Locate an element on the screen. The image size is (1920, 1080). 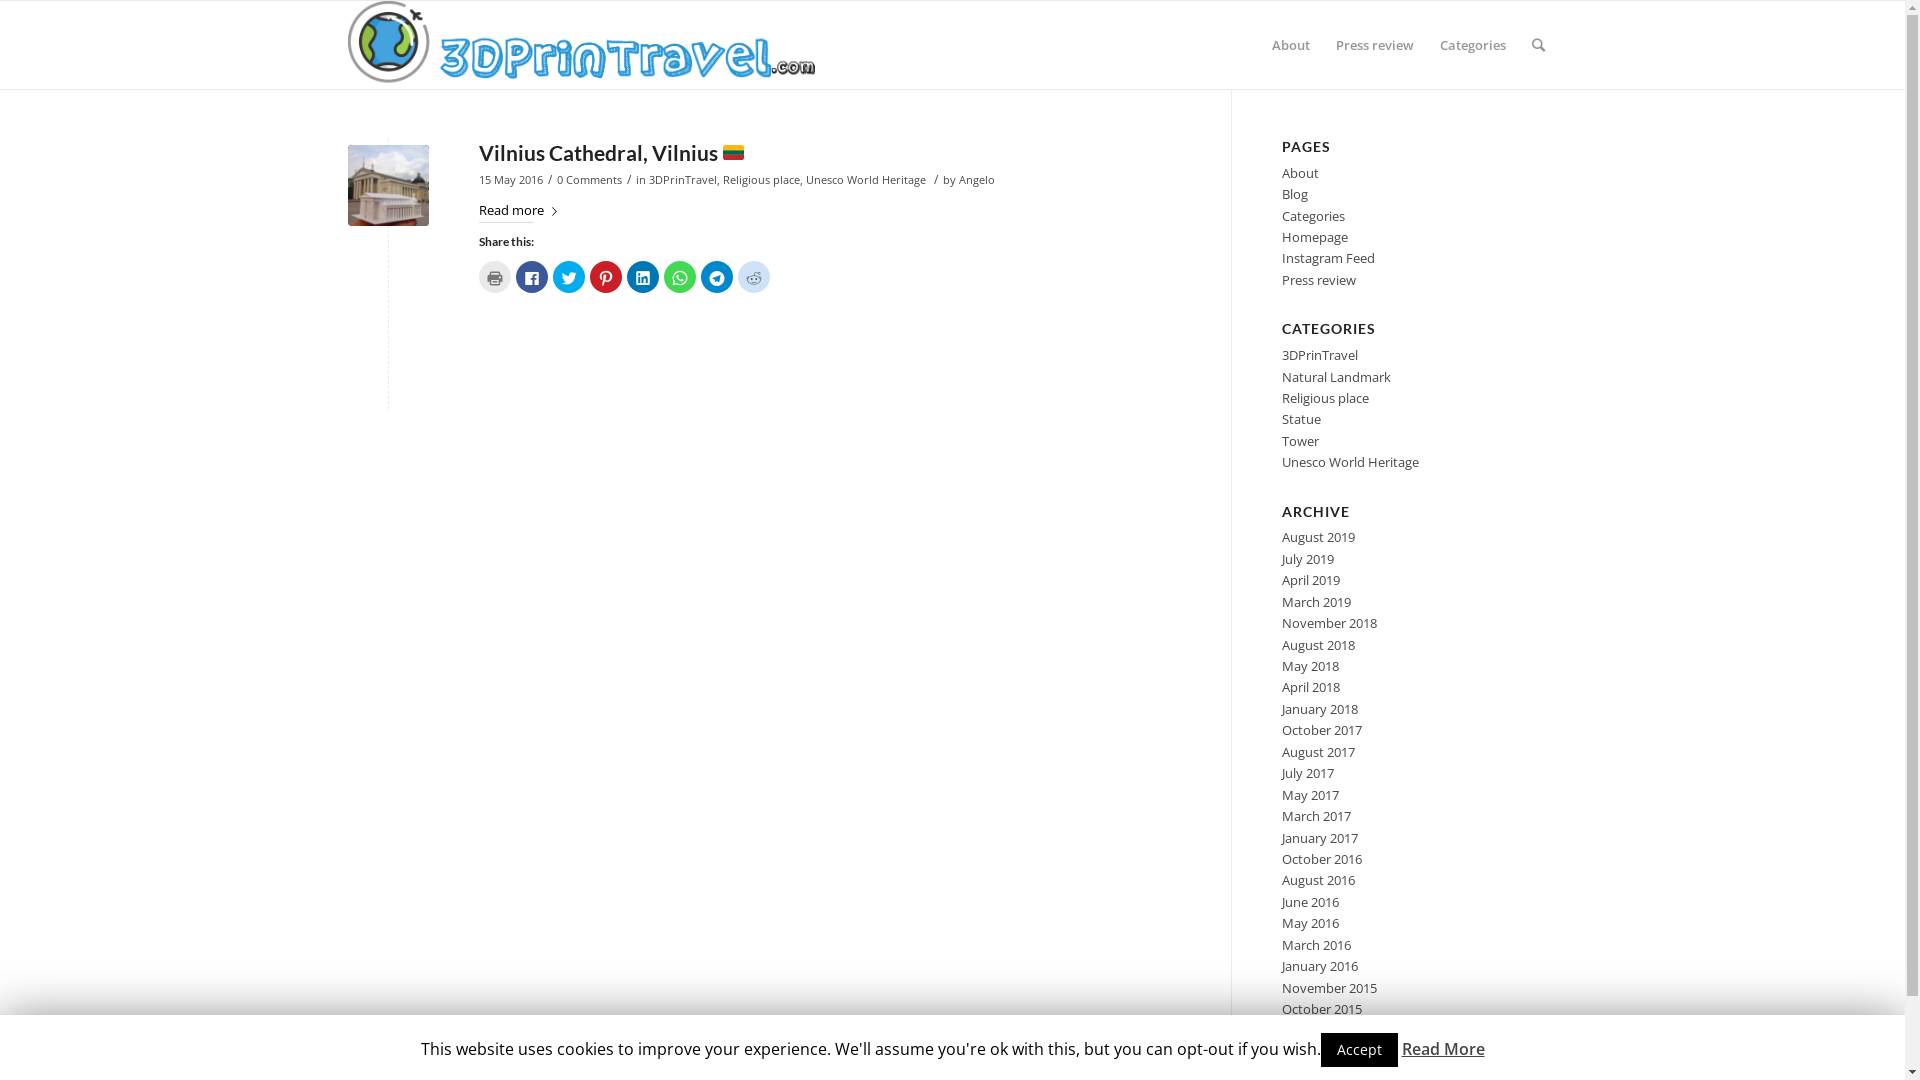
'Click to share on Telegram (Opens in new window)' is located at coordinates (715, 277).